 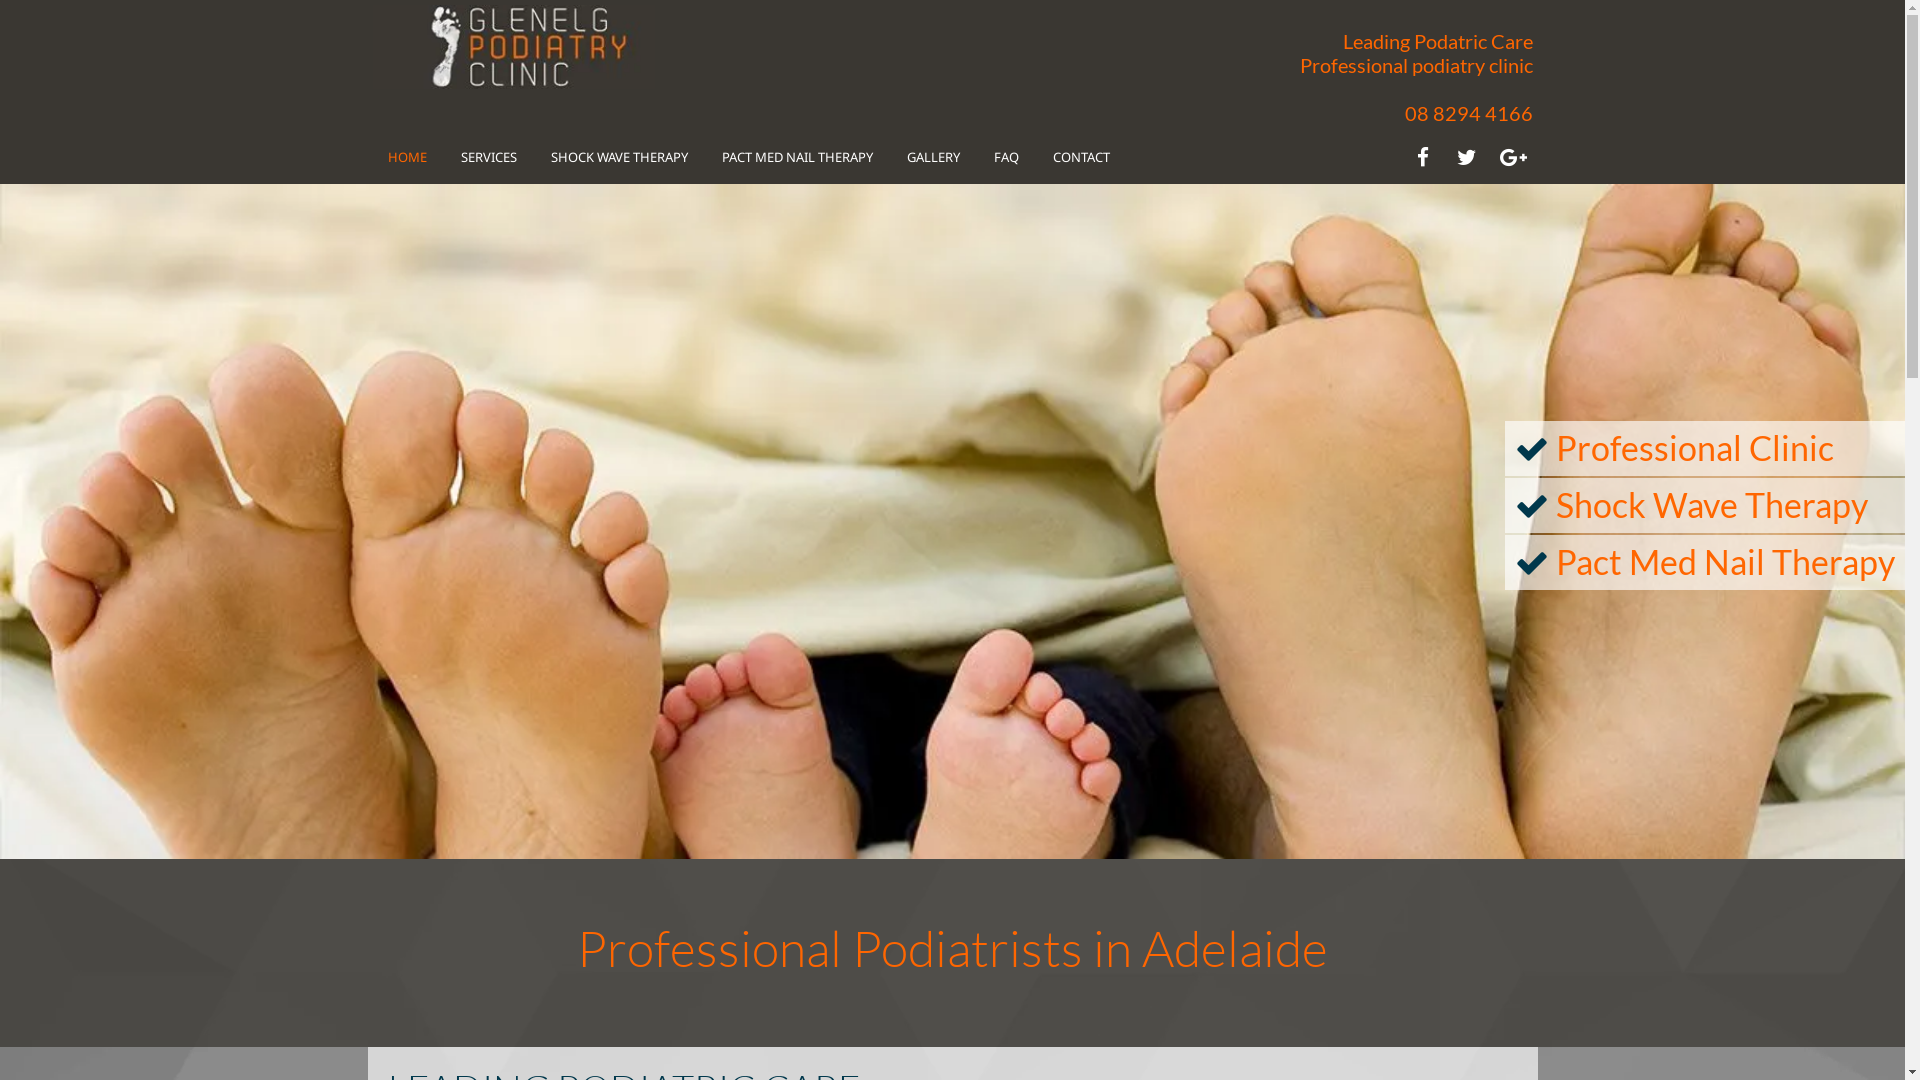 I want to click on 'SERVICES', so click(x=488, y=155).